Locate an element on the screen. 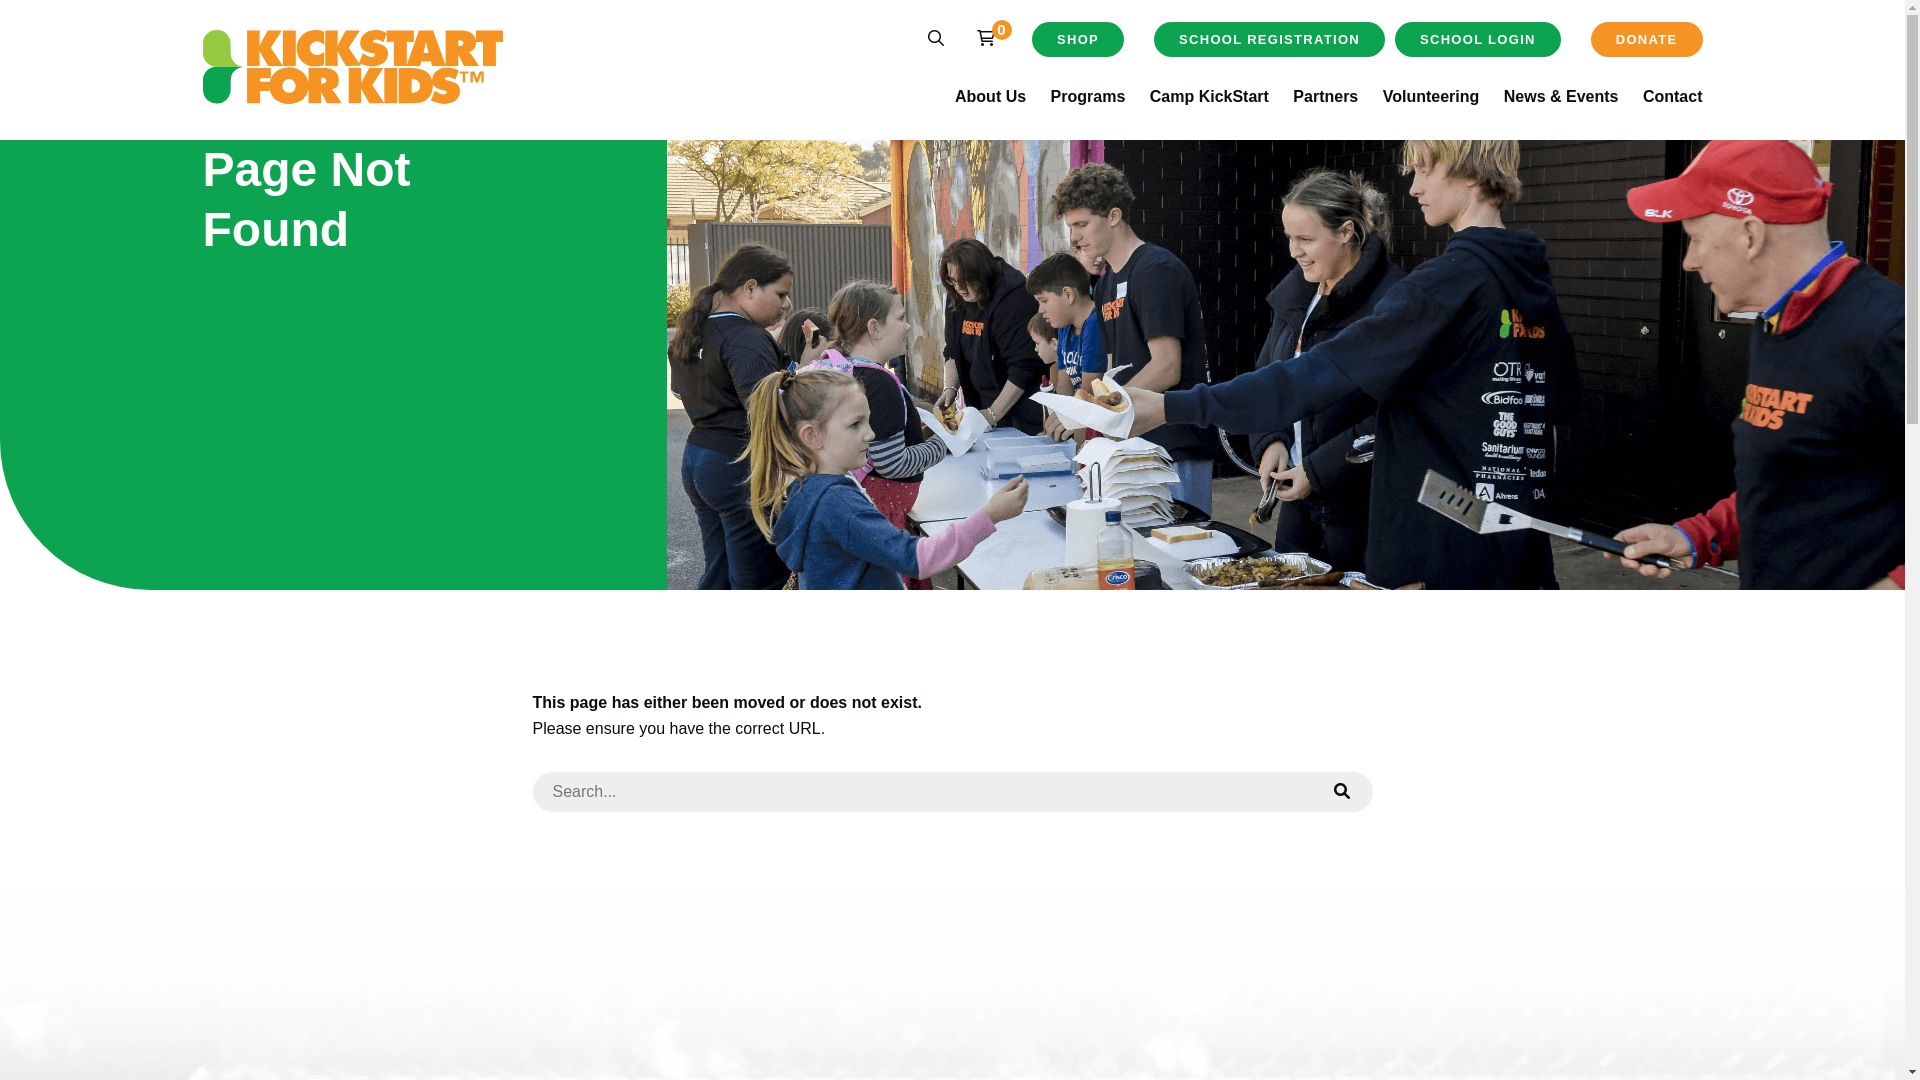 Image resolution: width=1920 pixels, height=1080 pixels. 'Contact' is located at coordinates (1673, 96).